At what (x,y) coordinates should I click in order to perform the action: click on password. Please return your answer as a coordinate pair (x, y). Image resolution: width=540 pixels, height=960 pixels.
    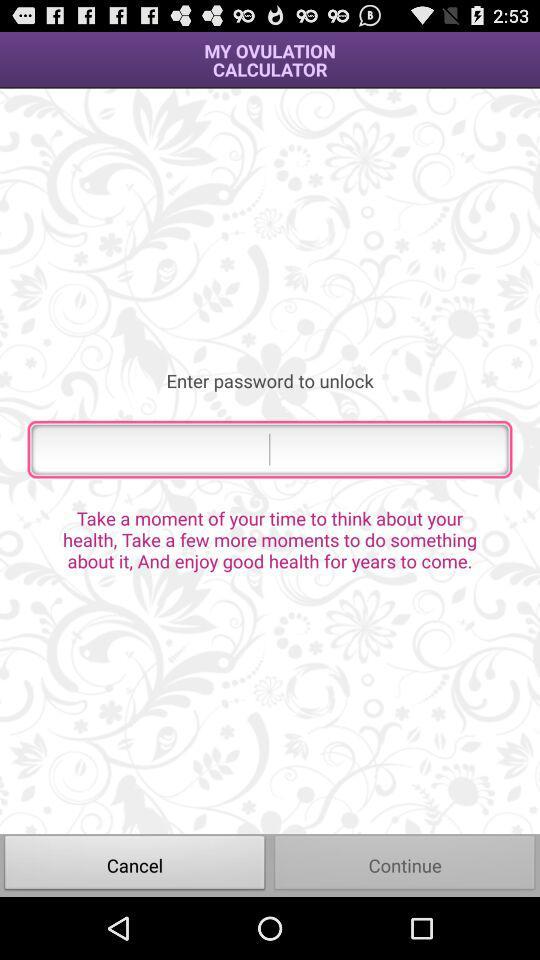
    Looking at the image, I should click on (270, 449).